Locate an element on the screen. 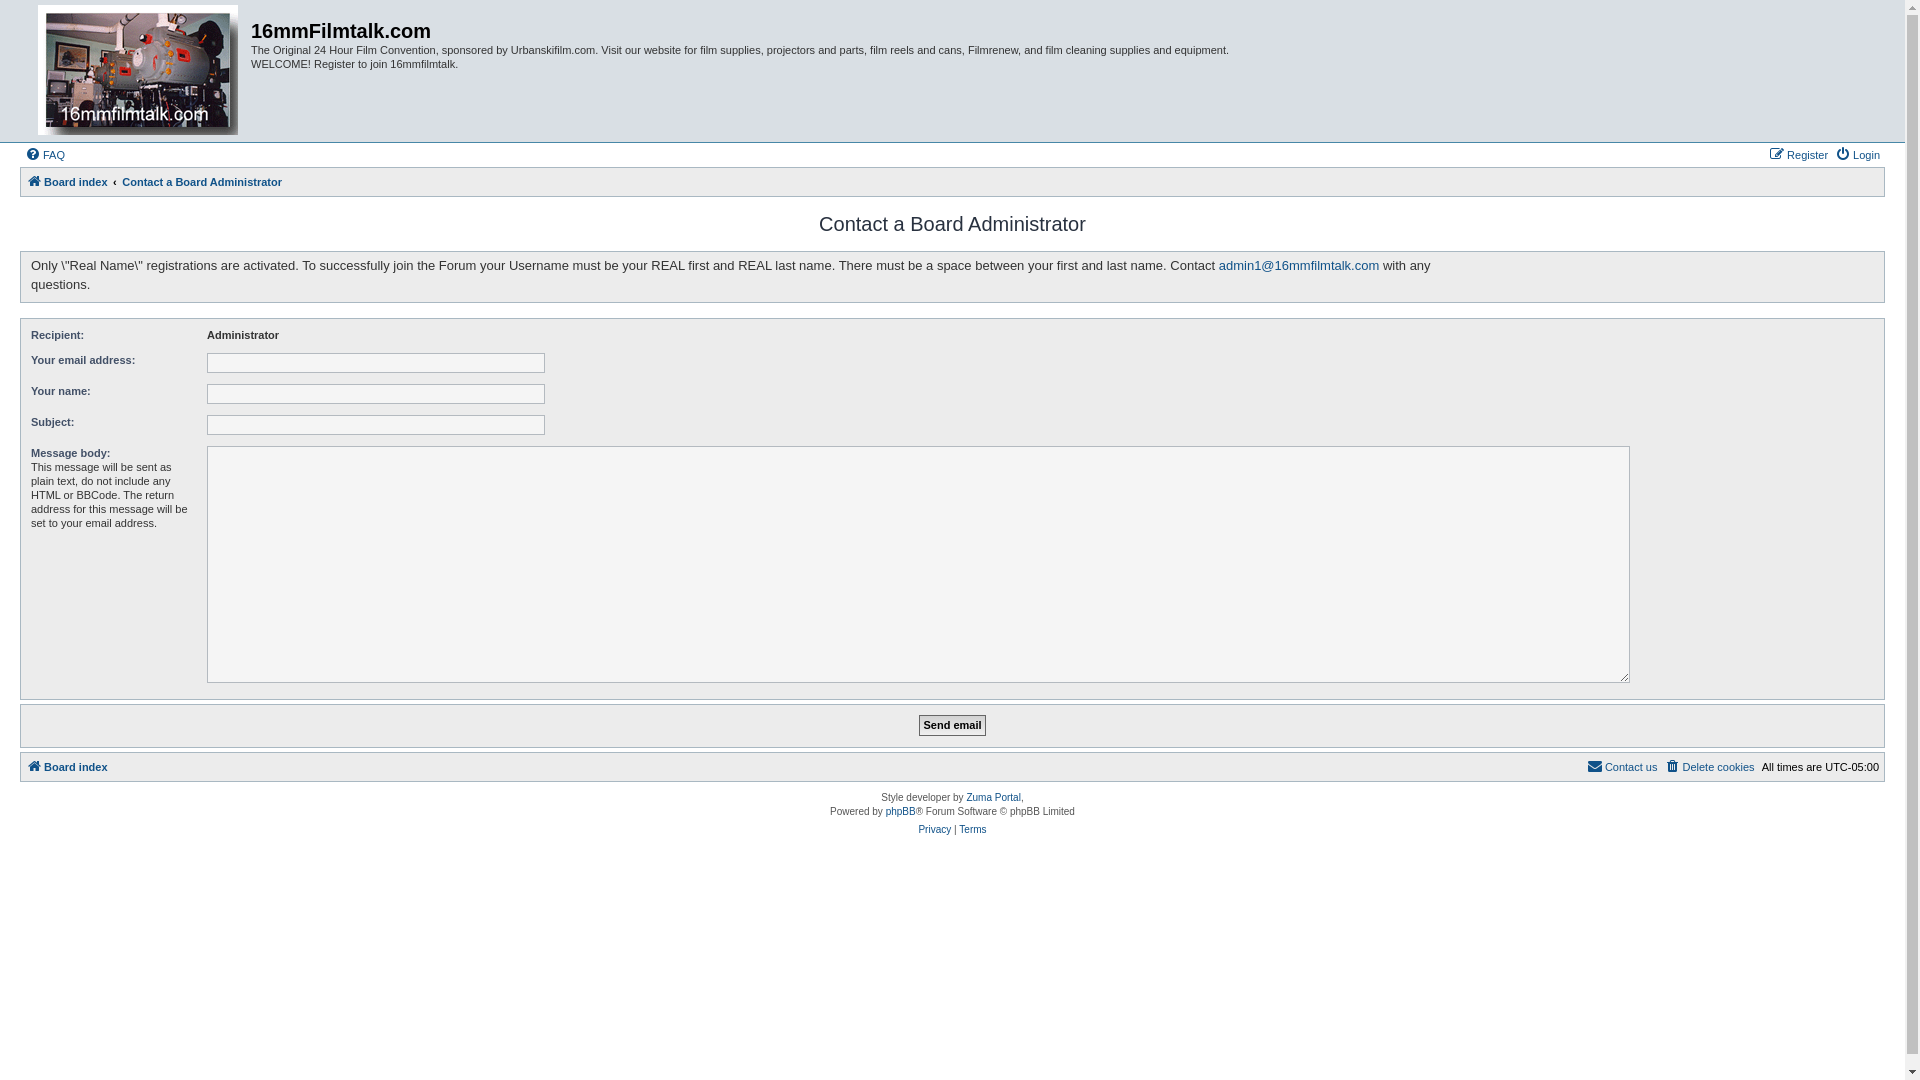 The height and width of the screenshot is (1080, 1920). 'Board index' is located at coordinates (67, 181).